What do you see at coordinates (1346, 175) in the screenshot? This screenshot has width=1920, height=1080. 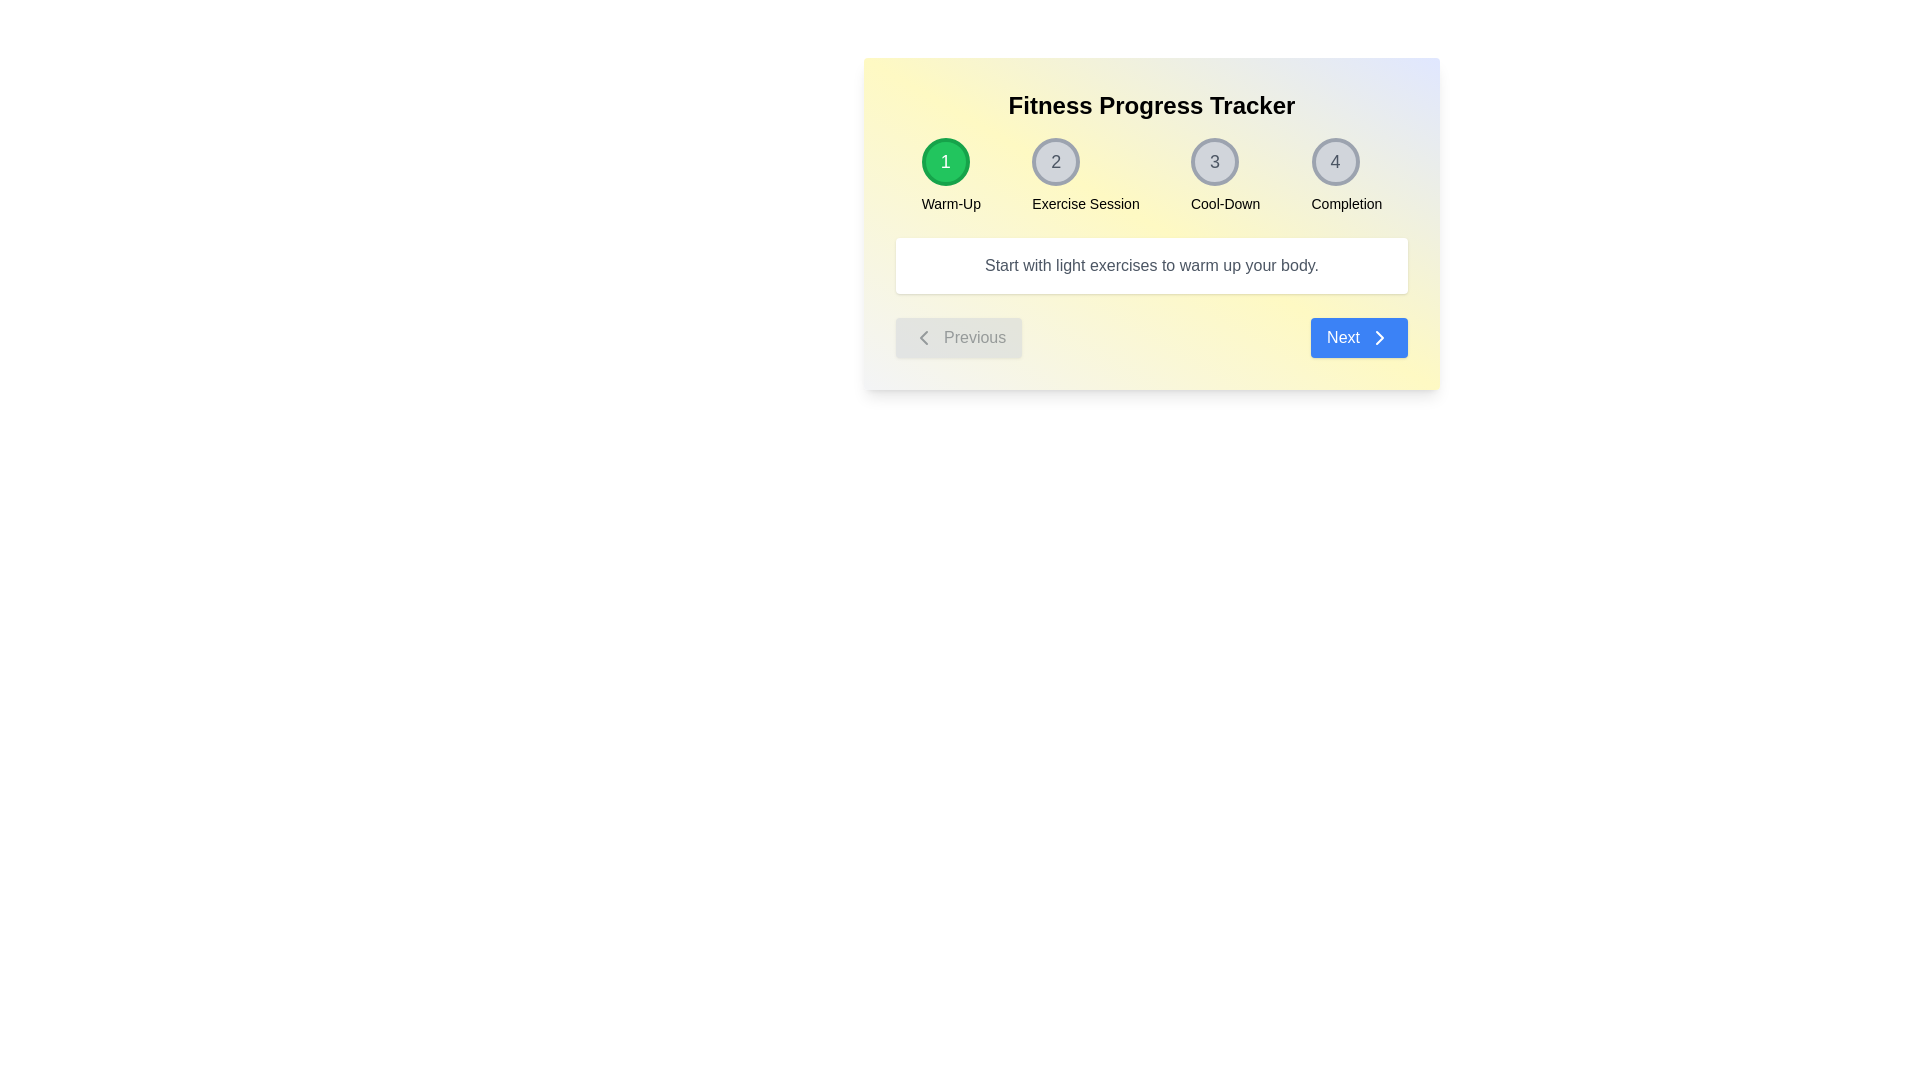 I see `the Progress Indicator displaying the number '4', which is styled in gray and located beside the label 'Completion'` at bounding box center [1346, 175].